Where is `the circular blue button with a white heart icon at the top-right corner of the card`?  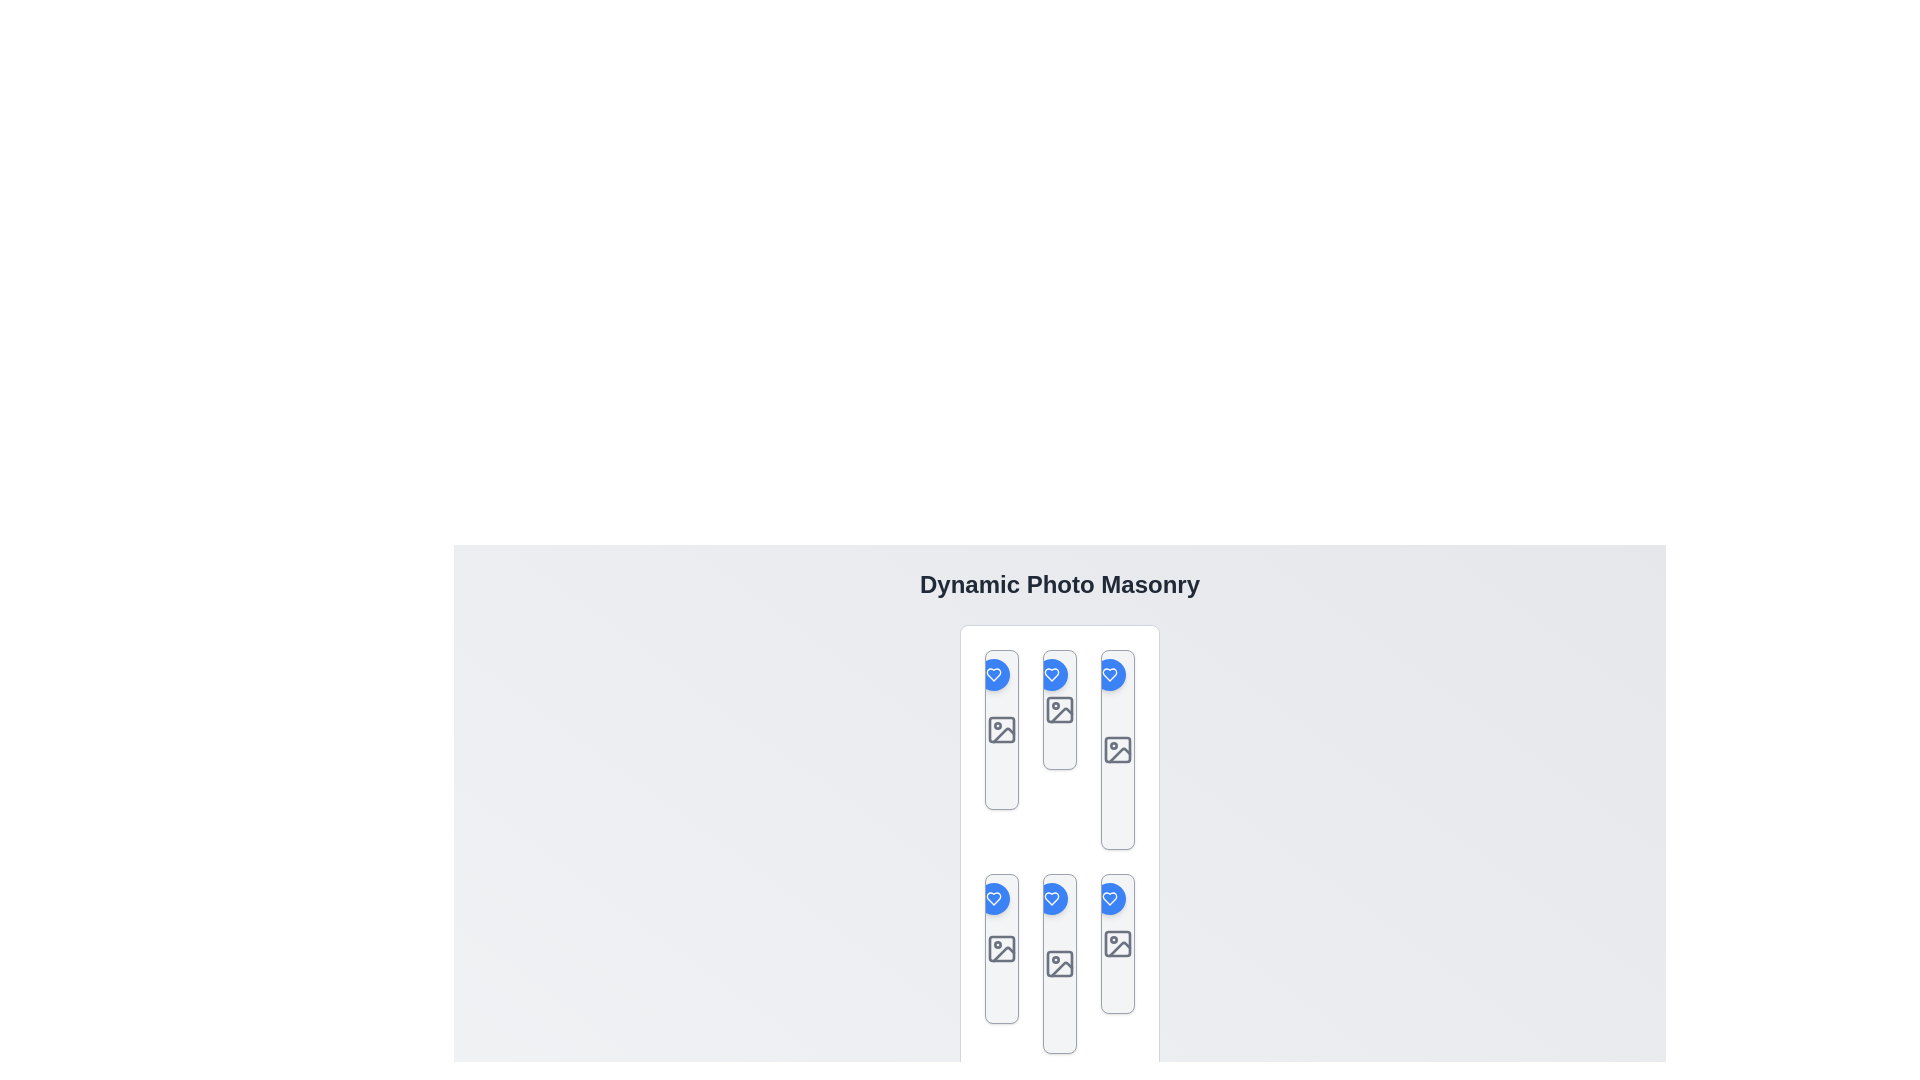
the circular blue button with a white heart icon at the top-right corner of the card is located at coordinates (1050, 675).